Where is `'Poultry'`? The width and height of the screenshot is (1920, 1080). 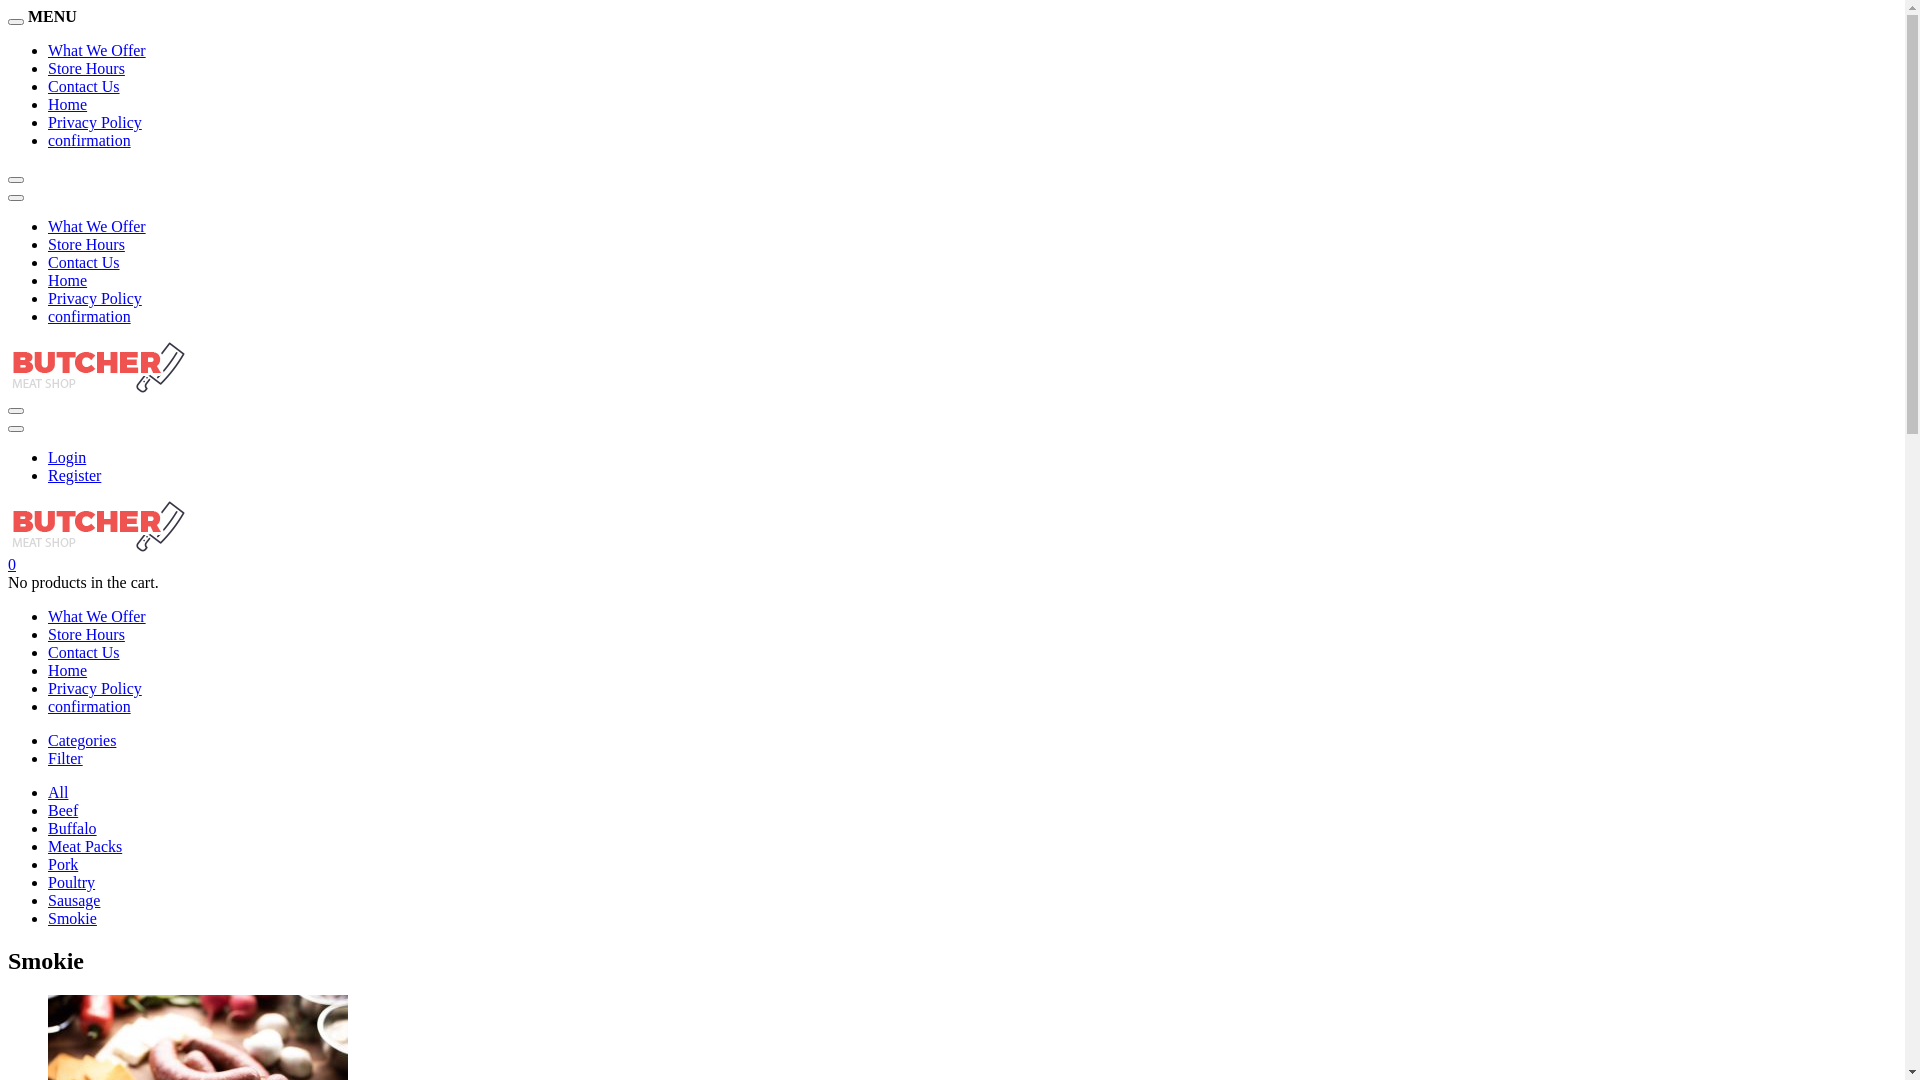
'Poultry' is located at coordinates (71, 881).